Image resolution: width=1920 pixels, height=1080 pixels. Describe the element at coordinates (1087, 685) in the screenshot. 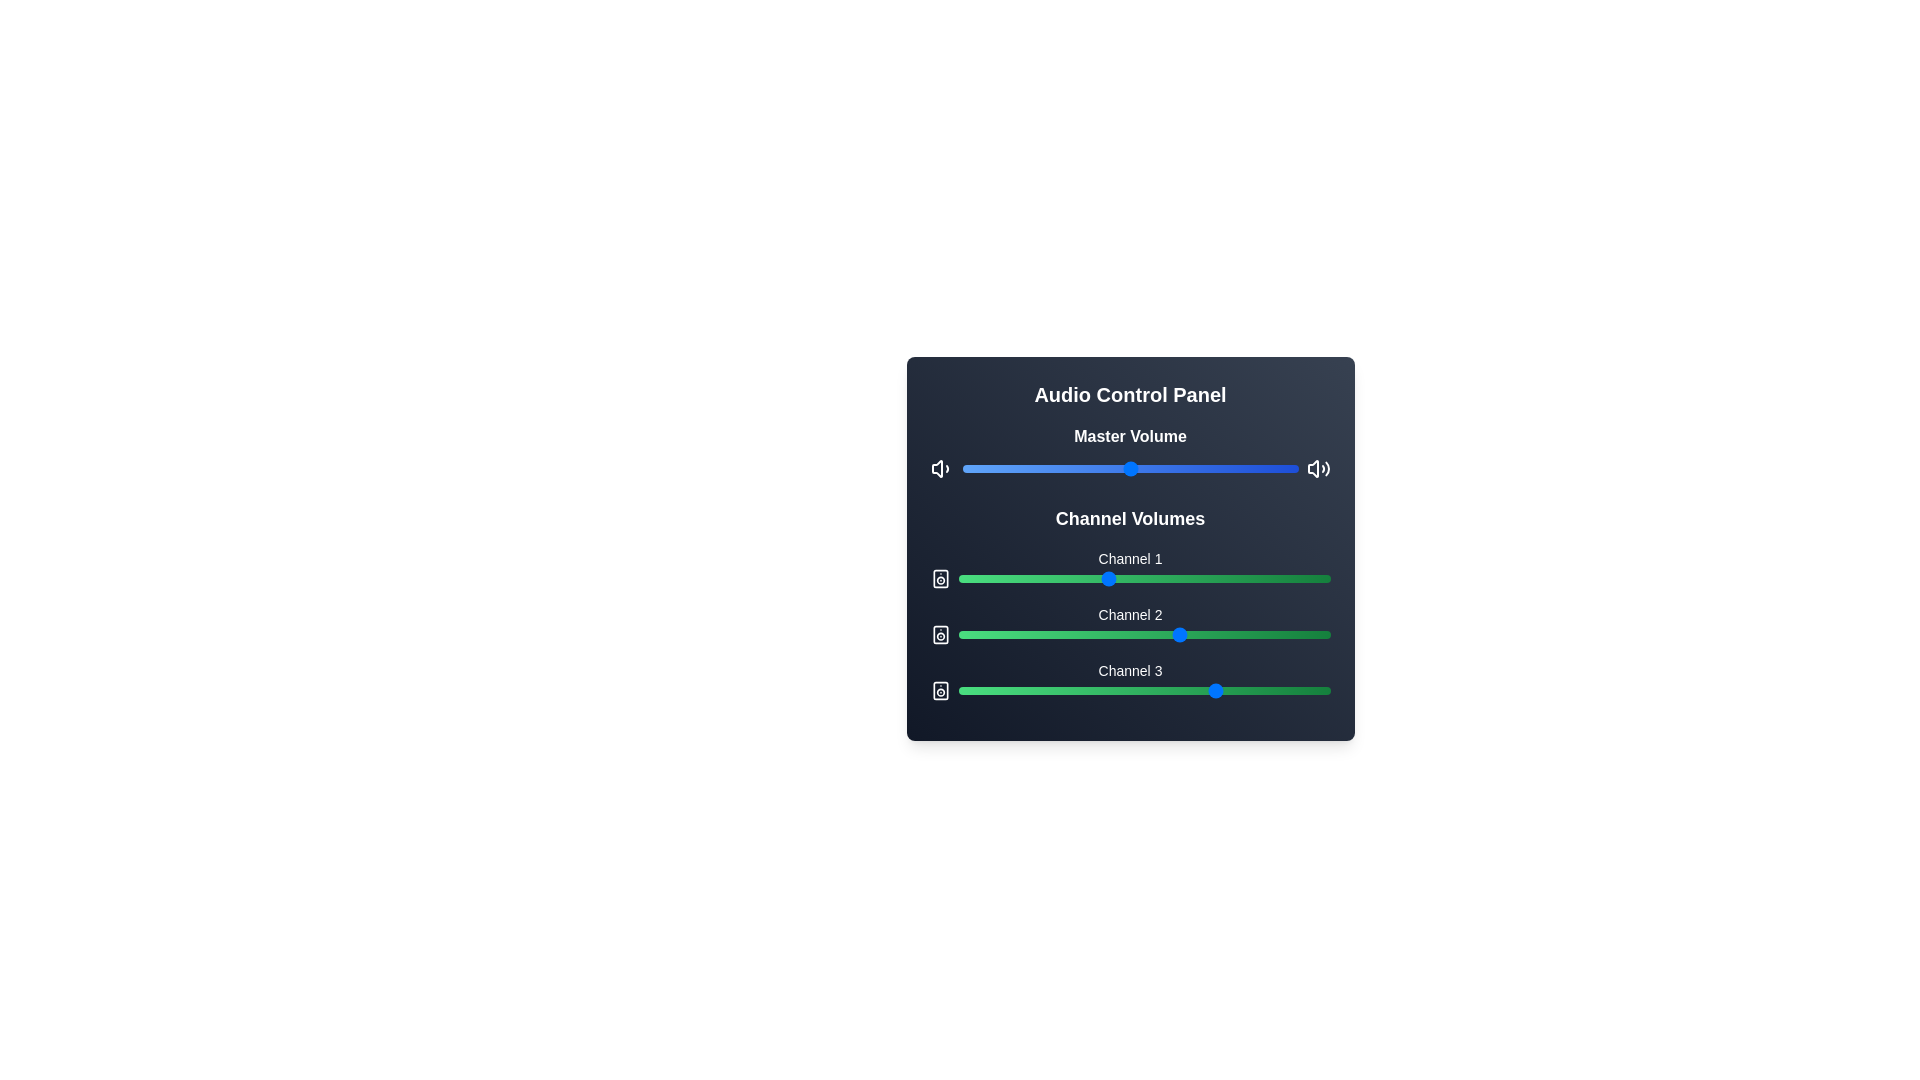

I see `the 'Channel 3' volume slider` at that location.